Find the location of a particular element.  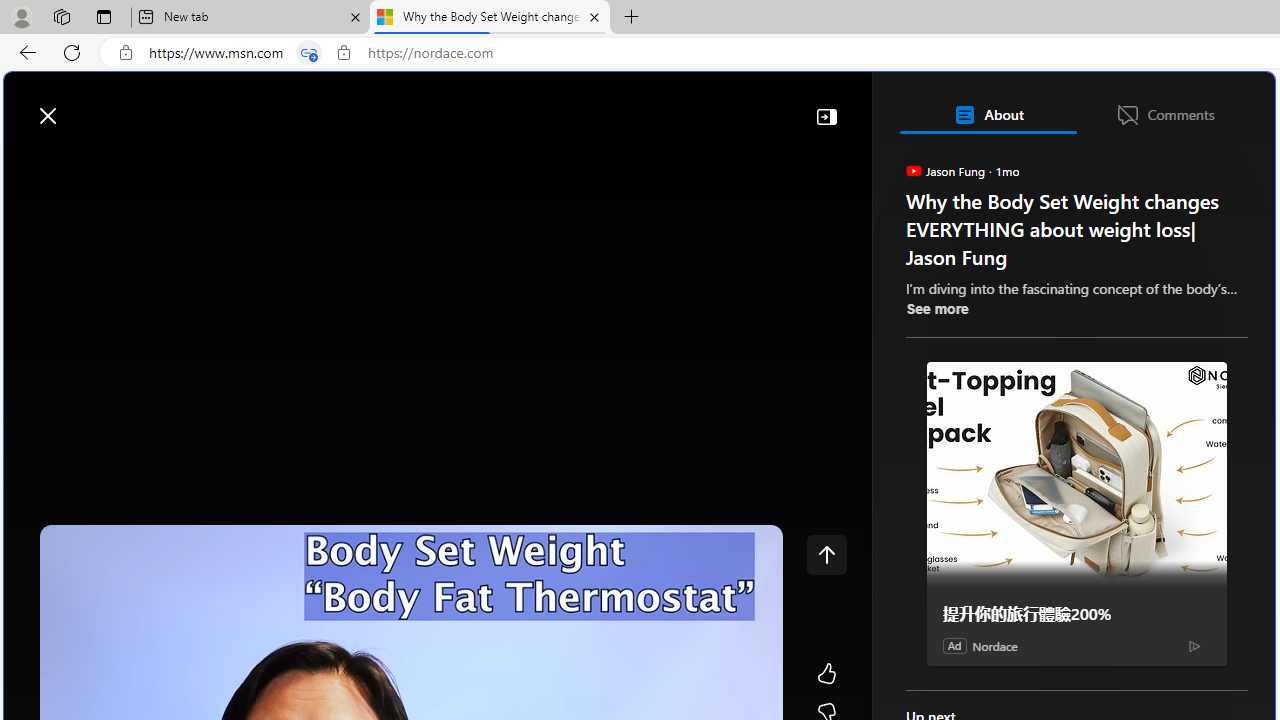

'Skip to content' is located at coordinates (86, 105).